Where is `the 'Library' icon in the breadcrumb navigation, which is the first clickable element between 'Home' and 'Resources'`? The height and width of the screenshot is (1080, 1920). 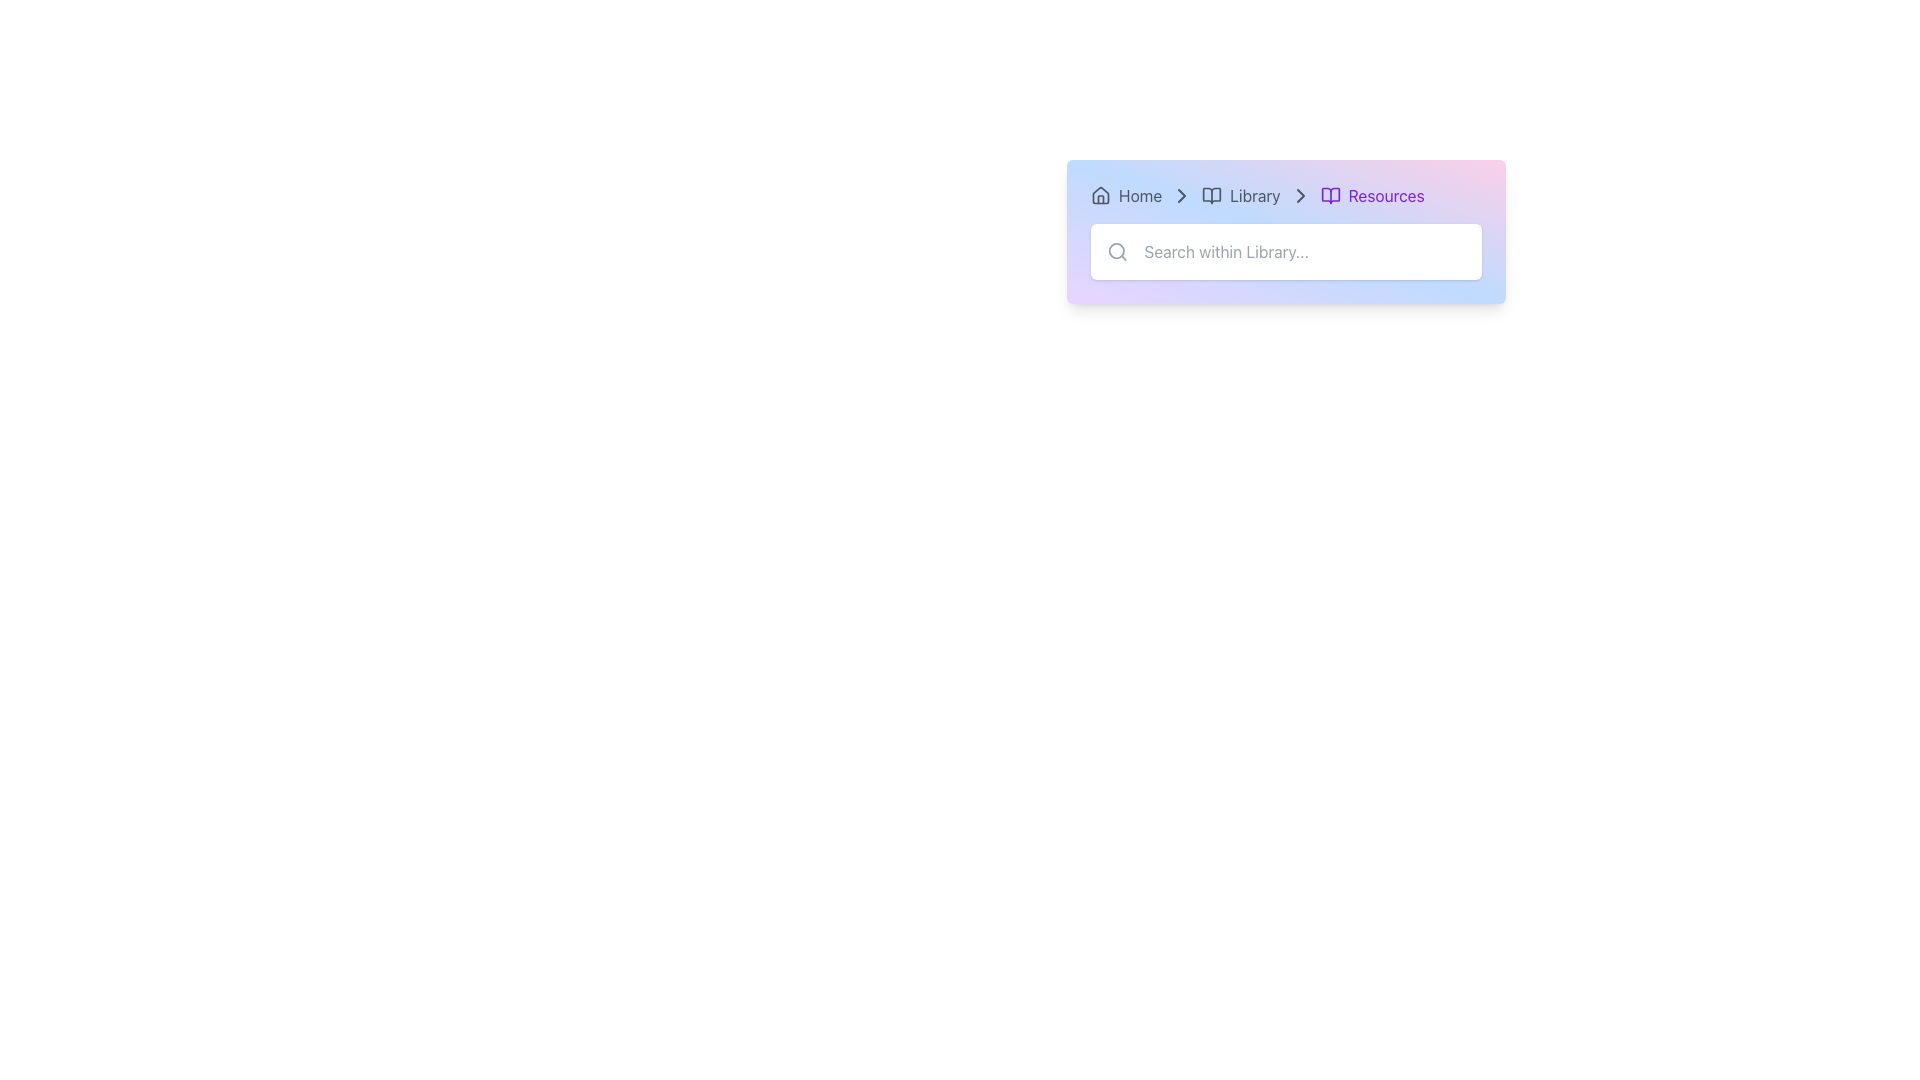
the 'Library' icon in the breadcrumb navigation, which is the first clickable element between 'Home' and 'Resources' is located at coordinates (1211, 196).